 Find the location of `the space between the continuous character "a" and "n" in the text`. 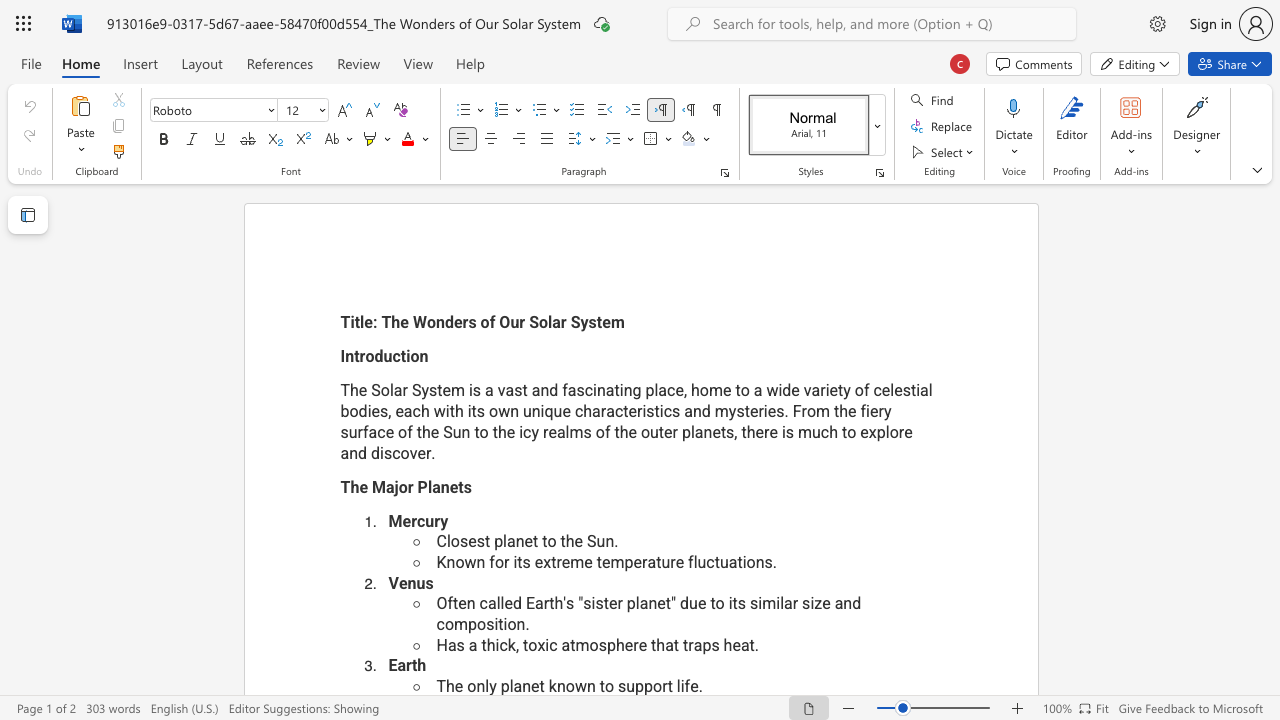

the space between the continuous character "a" and "n" in the text is located at coordinates (439, 487).